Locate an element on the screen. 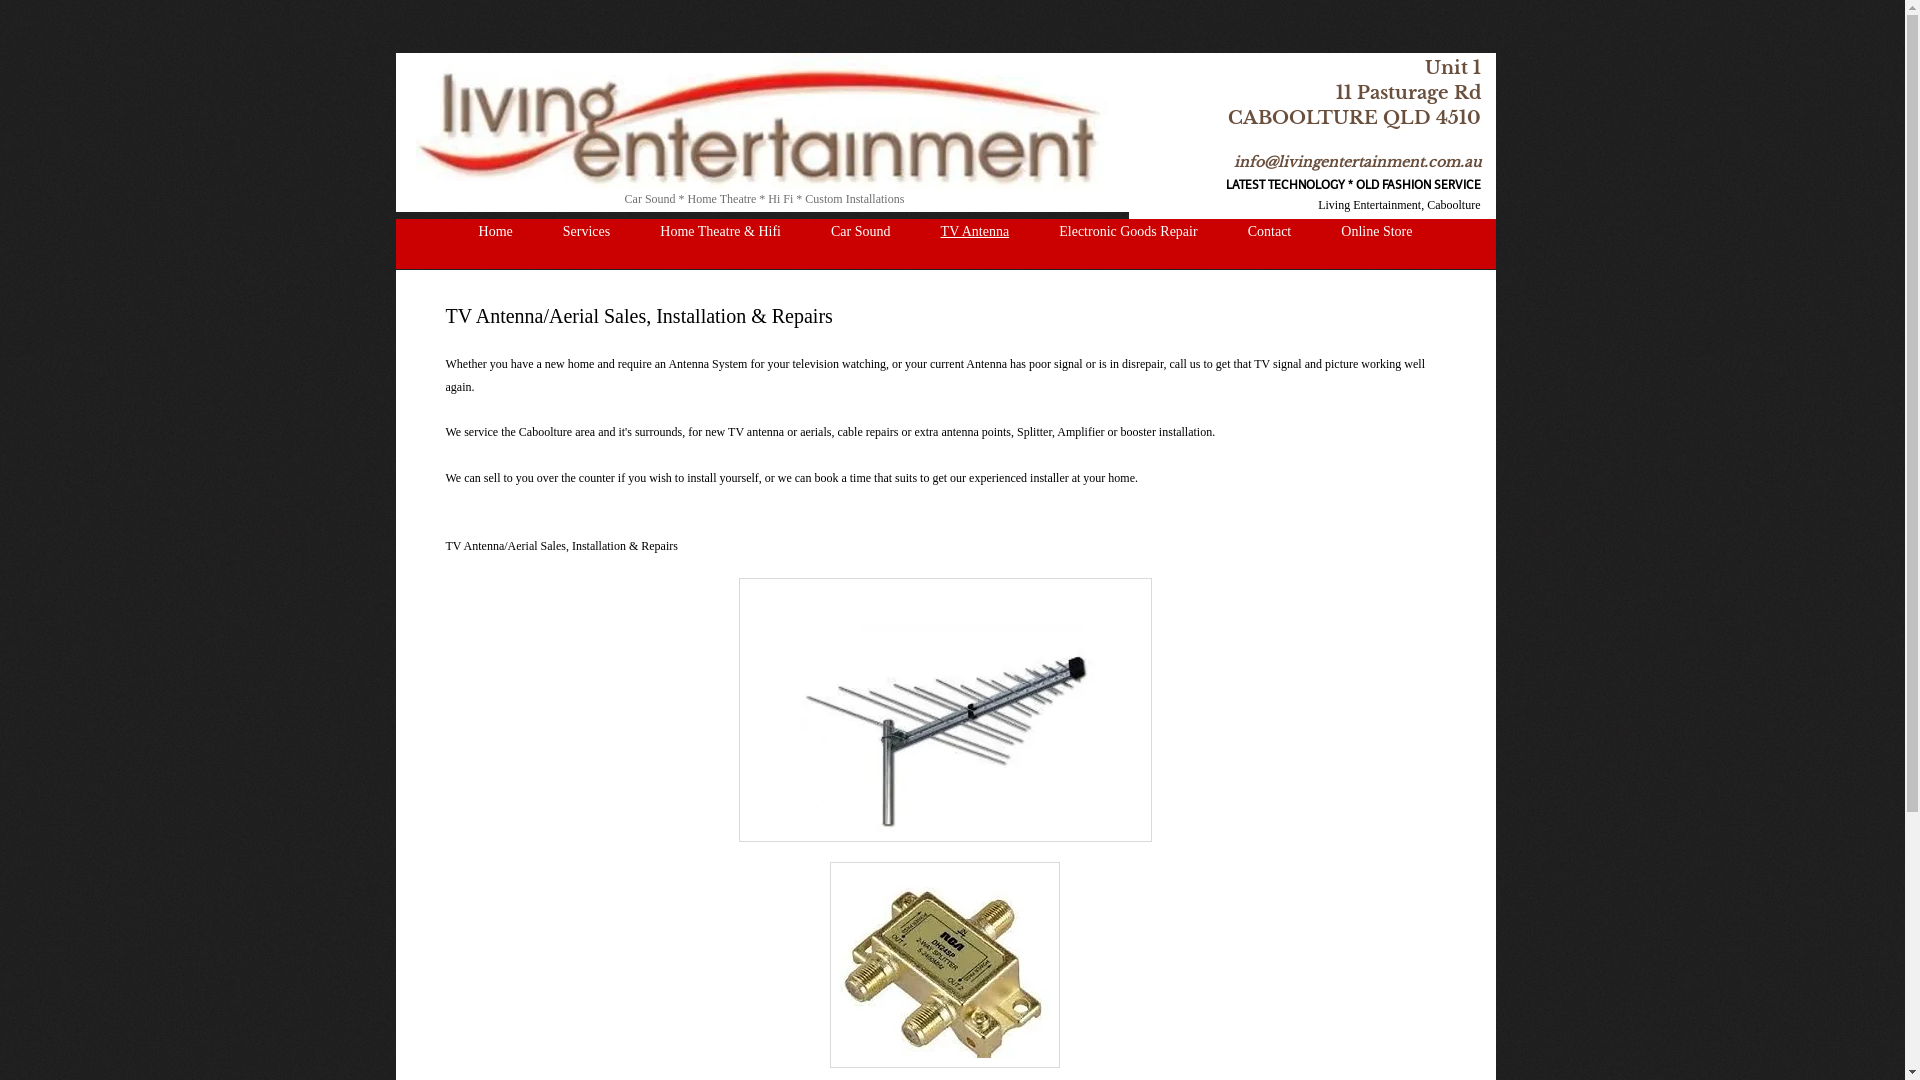 This screenshot has height=1080, width=1920. 'Home Theatre & Hifi' is located at coordinates (720, 230).